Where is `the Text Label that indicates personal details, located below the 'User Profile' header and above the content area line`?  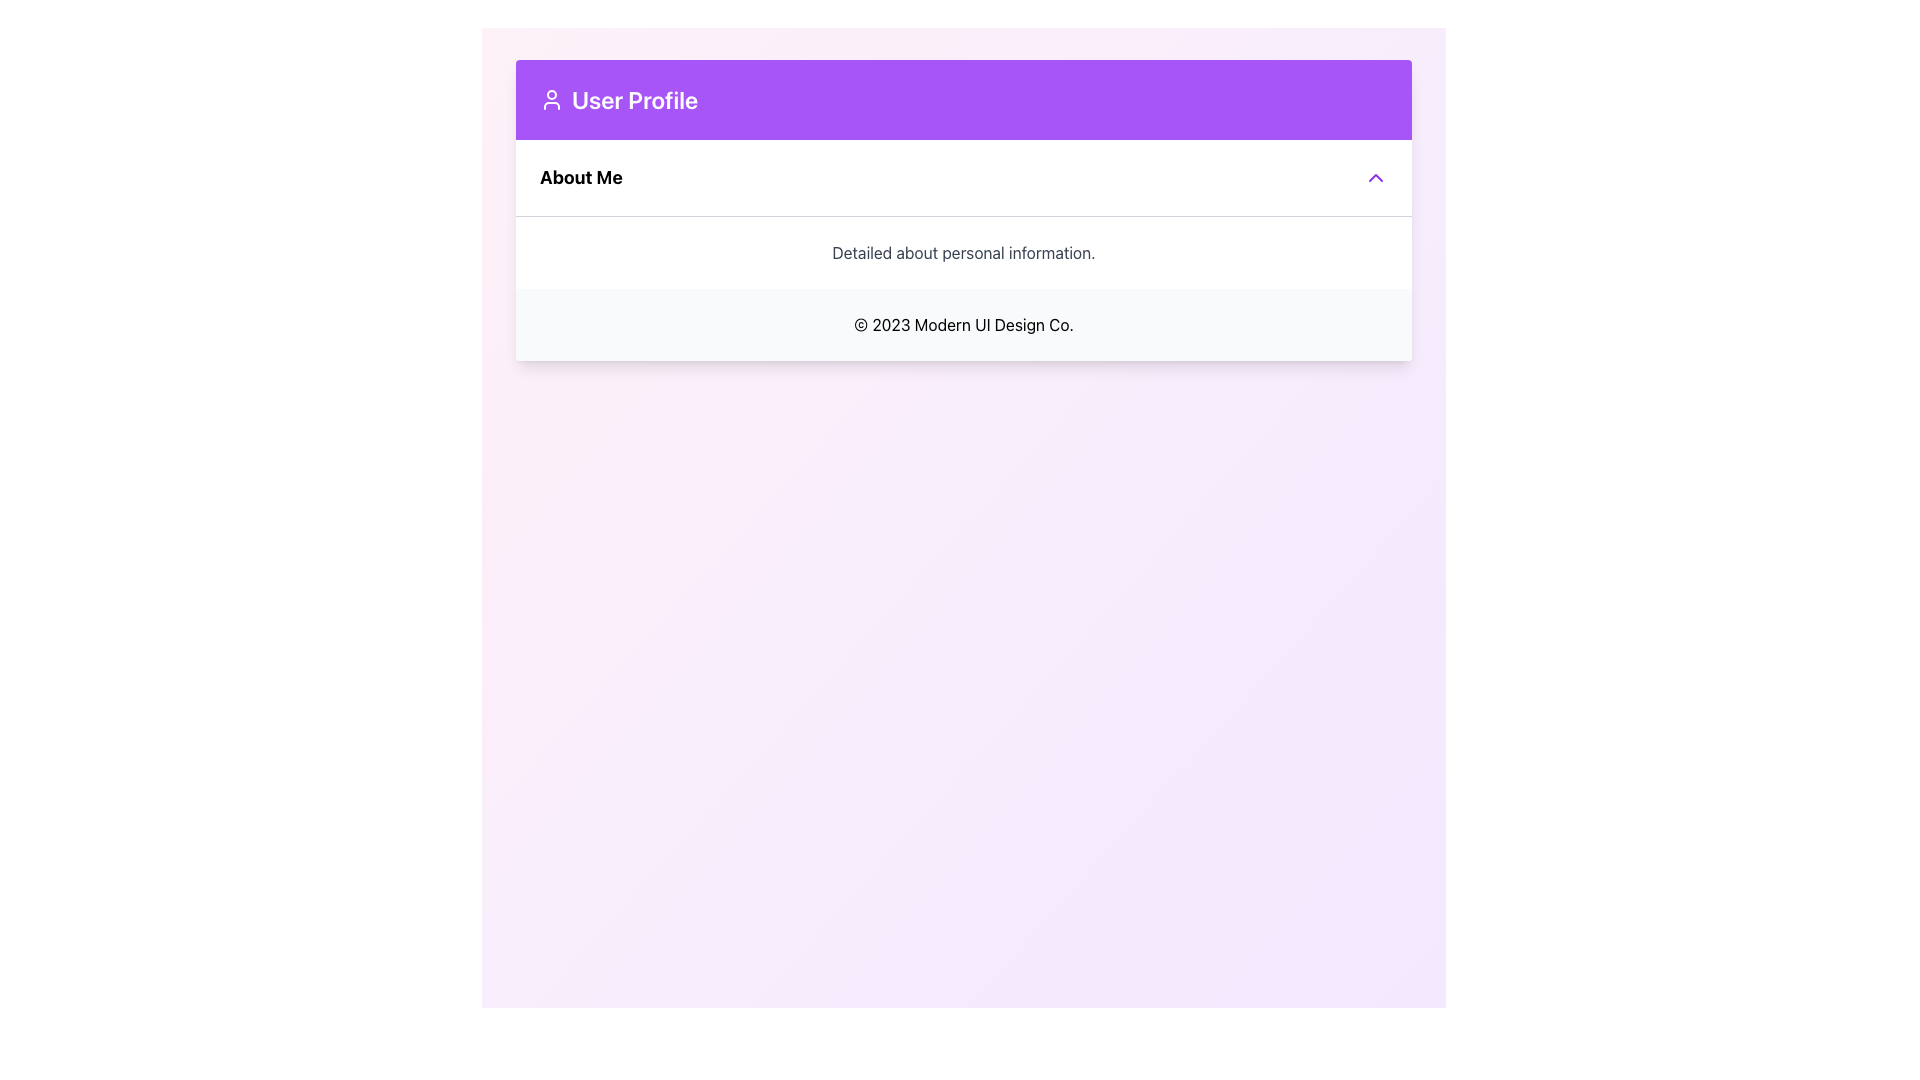
the Text Label that indicates personal details, located below the 'User Profile' header and above the content area line is located at coordinates (580, 176).